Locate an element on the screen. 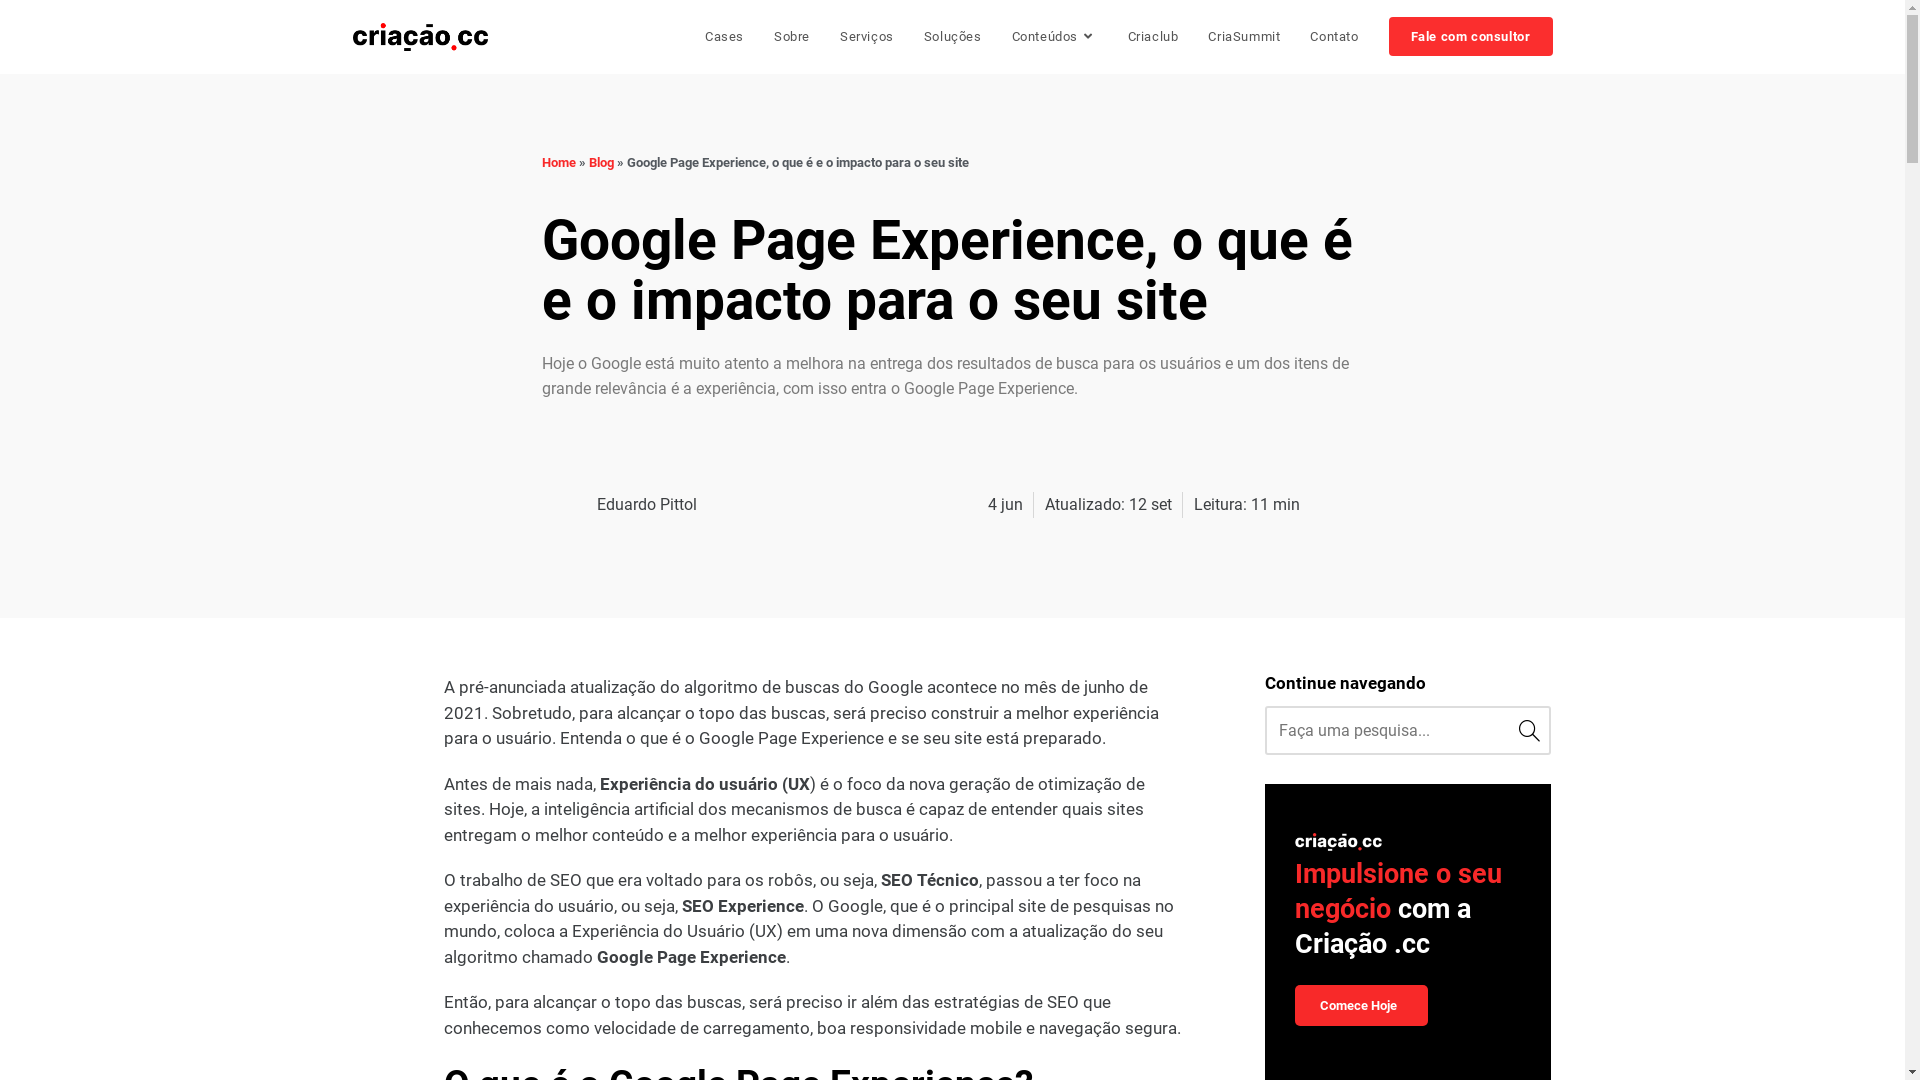 The height and width of the screenshot is (1080, 1920). 'Eduardo Pittol' is located at coordinates (618, 504).